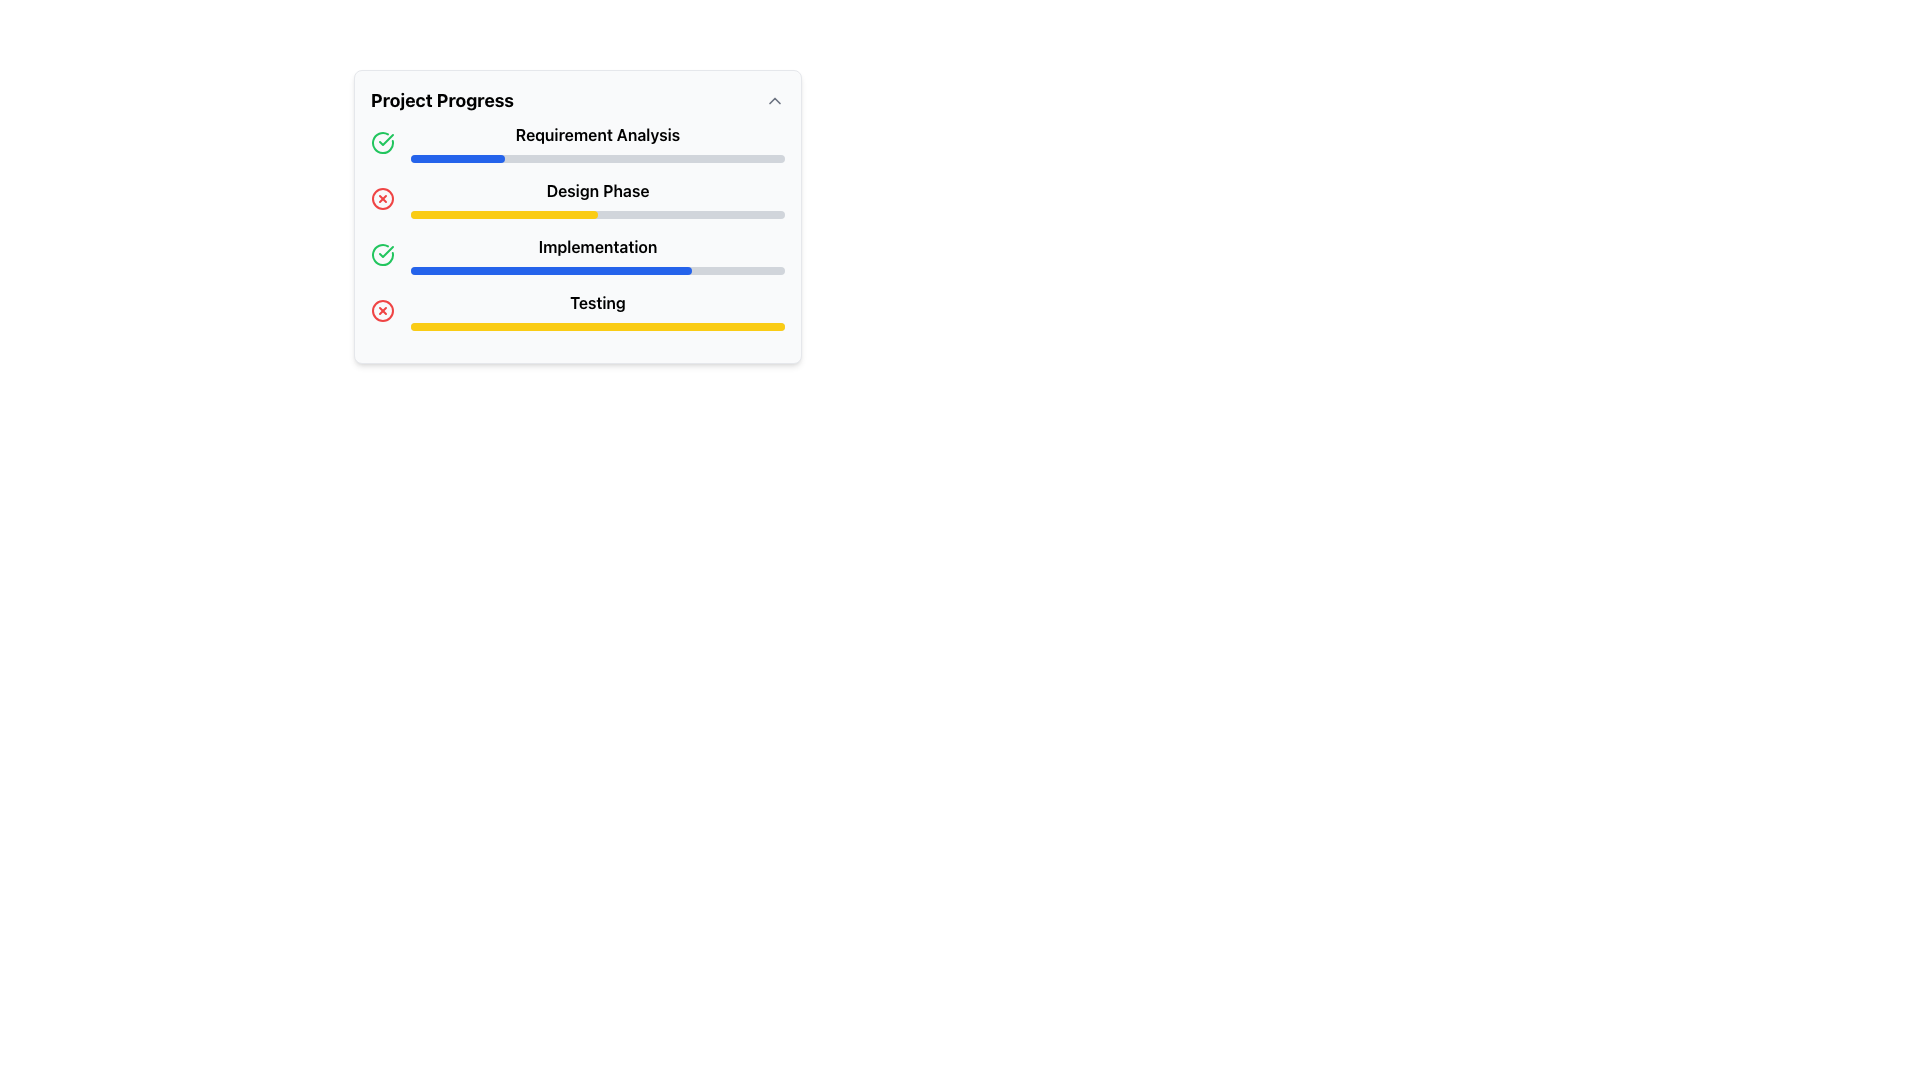 The image size is (1920, 1080). I want to click on the icon indicating the status for the 'Testing' section, which is the first element on the left before the text 'Testing', so click(383, 311).